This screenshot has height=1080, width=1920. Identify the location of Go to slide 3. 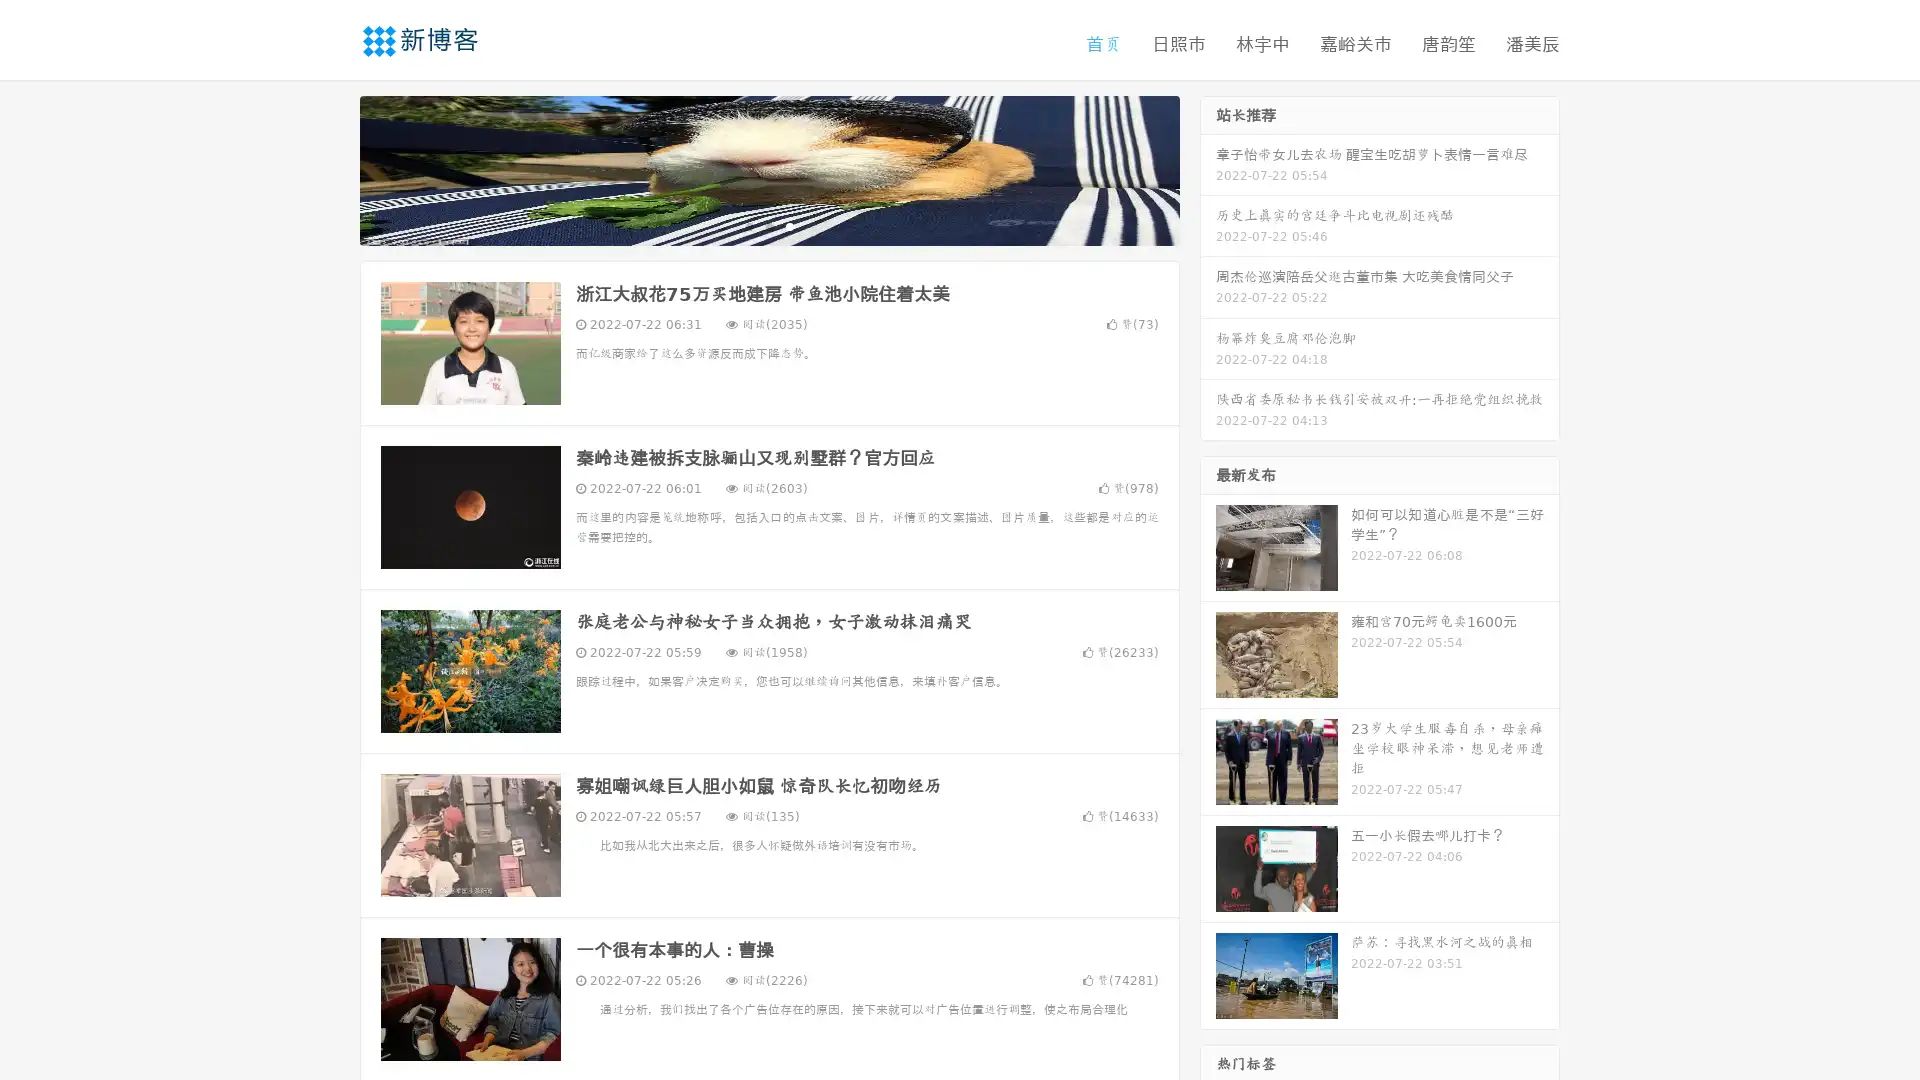
(789, 225).